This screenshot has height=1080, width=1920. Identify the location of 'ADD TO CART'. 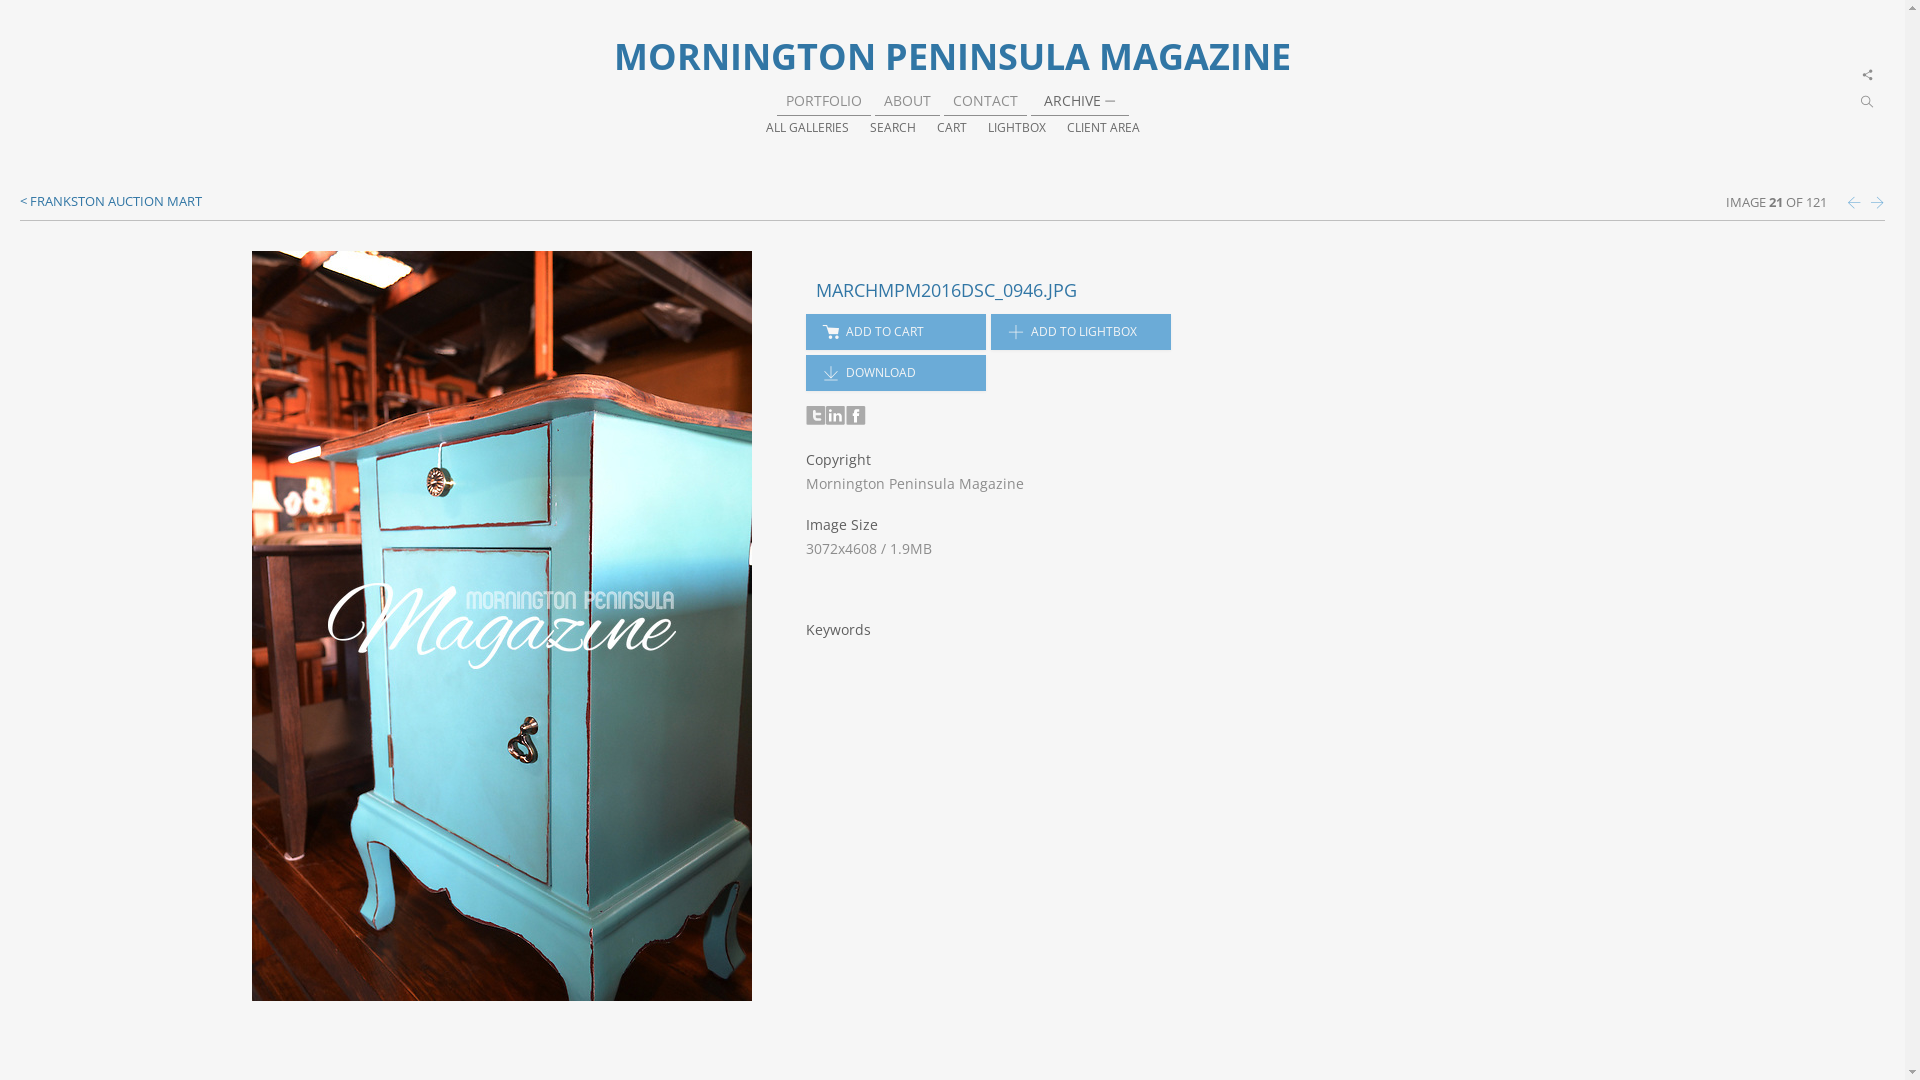
(895, 330).